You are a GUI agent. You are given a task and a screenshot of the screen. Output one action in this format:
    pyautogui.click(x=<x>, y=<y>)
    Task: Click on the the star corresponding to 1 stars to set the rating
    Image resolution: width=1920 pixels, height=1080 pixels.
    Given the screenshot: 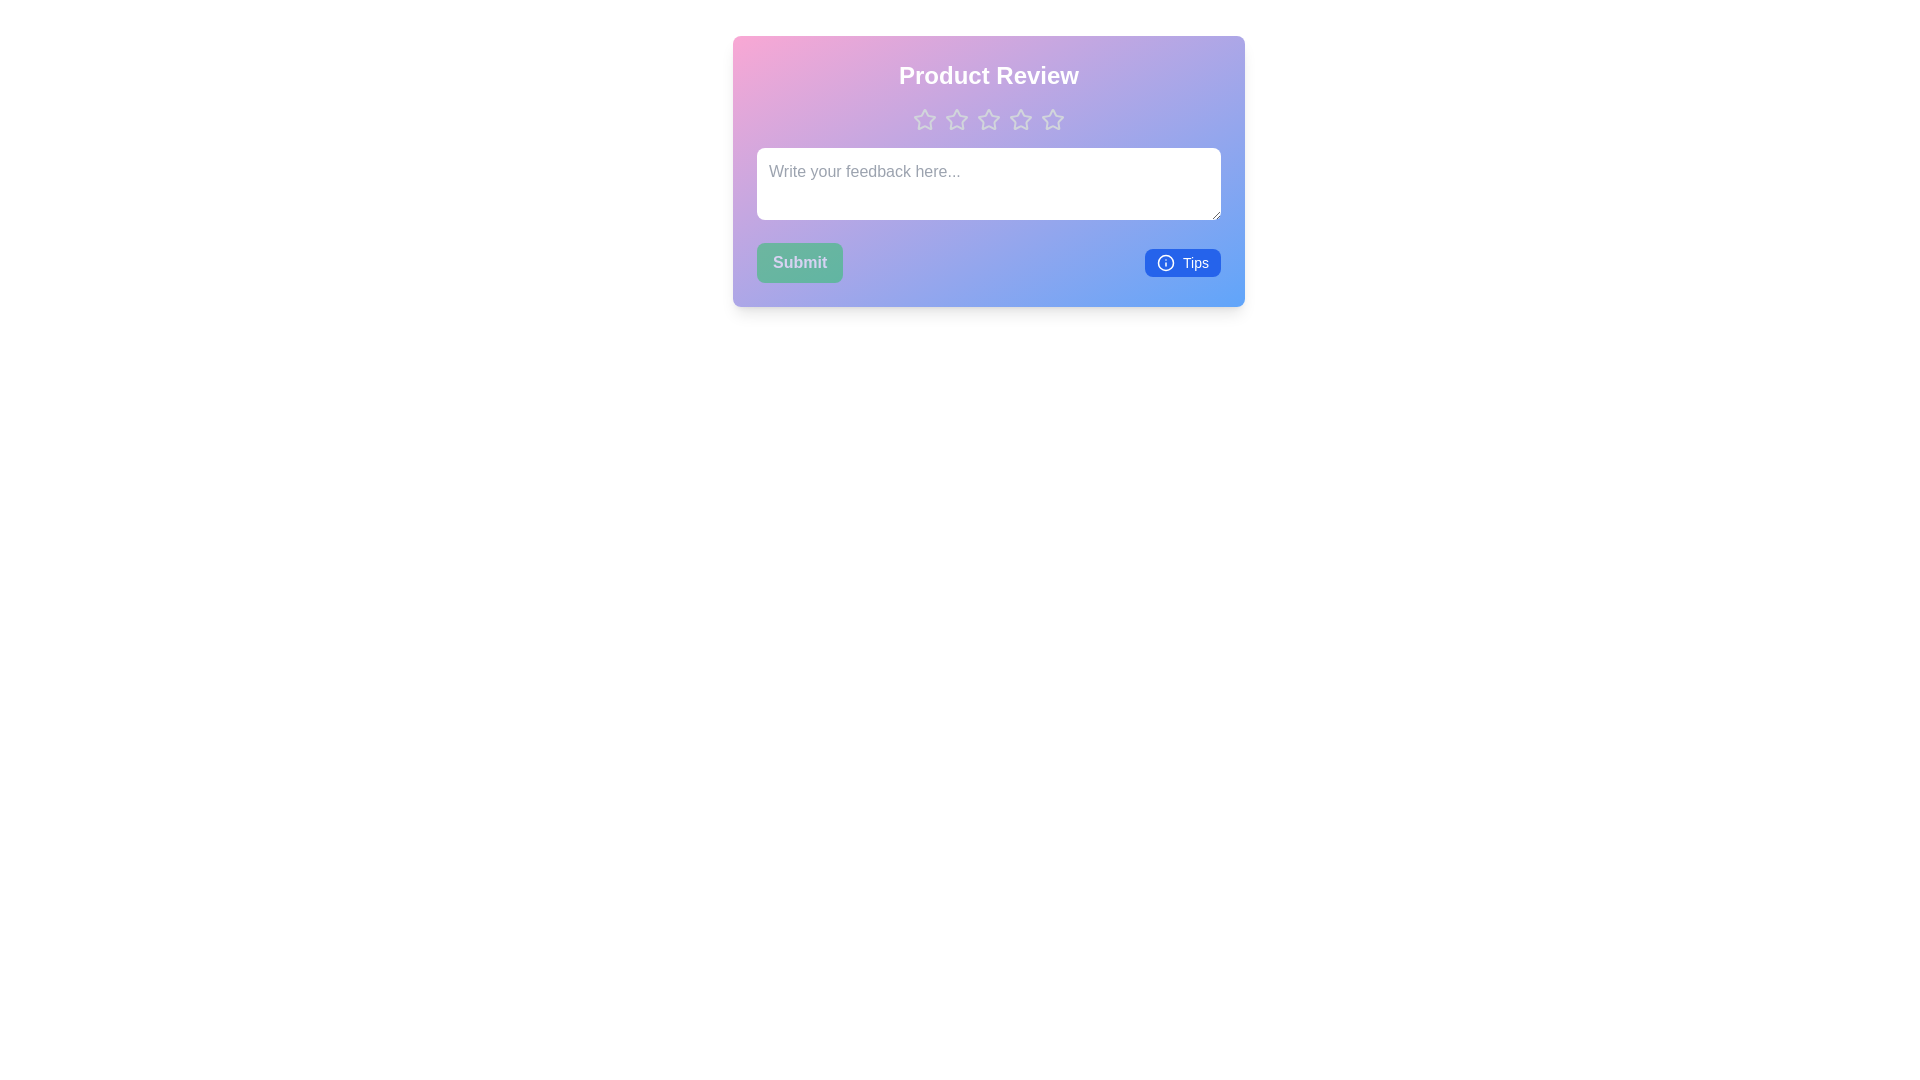 What is the action you would take?
    pyautogui.click(x=924, y=119)
    